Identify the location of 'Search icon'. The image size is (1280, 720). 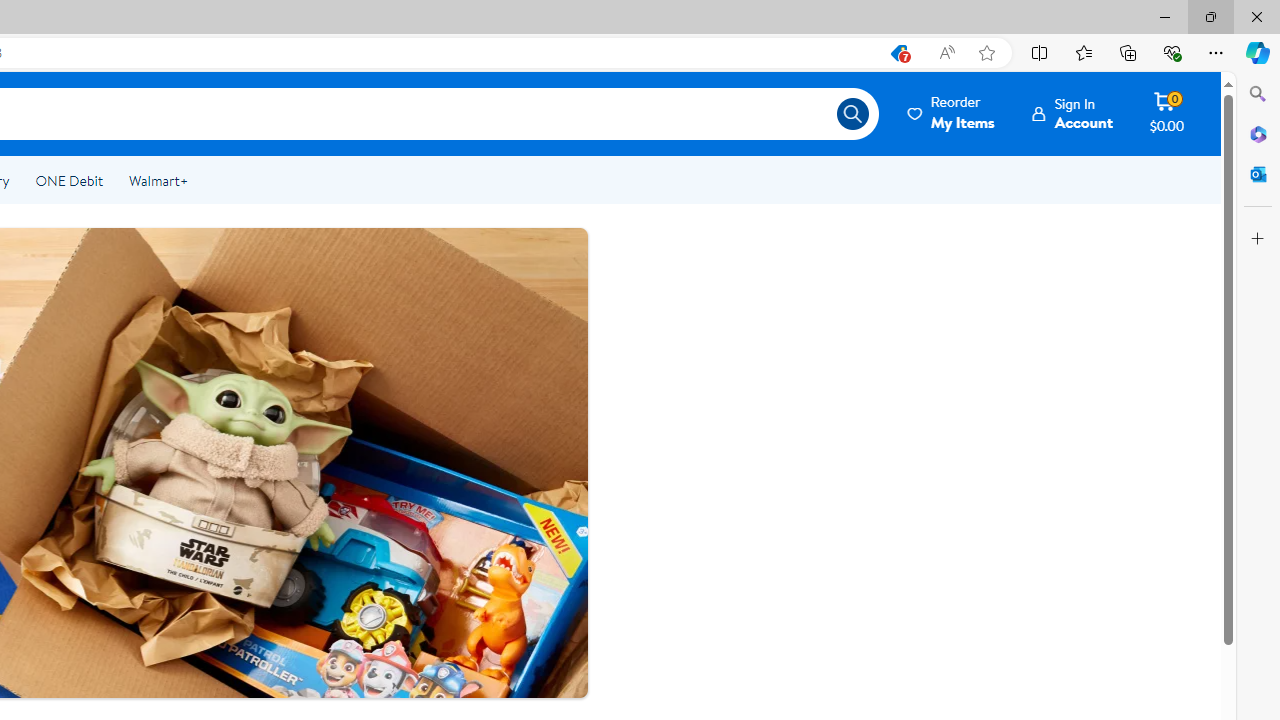
(852, 114).